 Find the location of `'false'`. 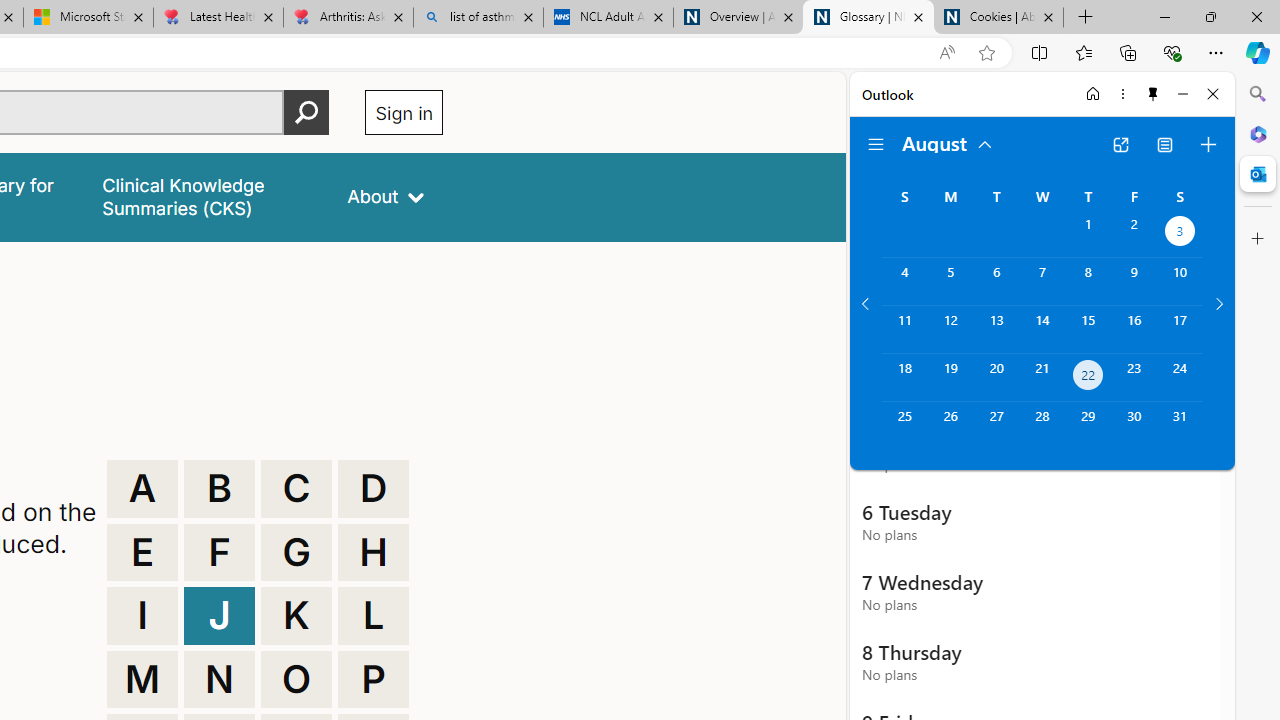

'false' is located at coordinates (207, 197).